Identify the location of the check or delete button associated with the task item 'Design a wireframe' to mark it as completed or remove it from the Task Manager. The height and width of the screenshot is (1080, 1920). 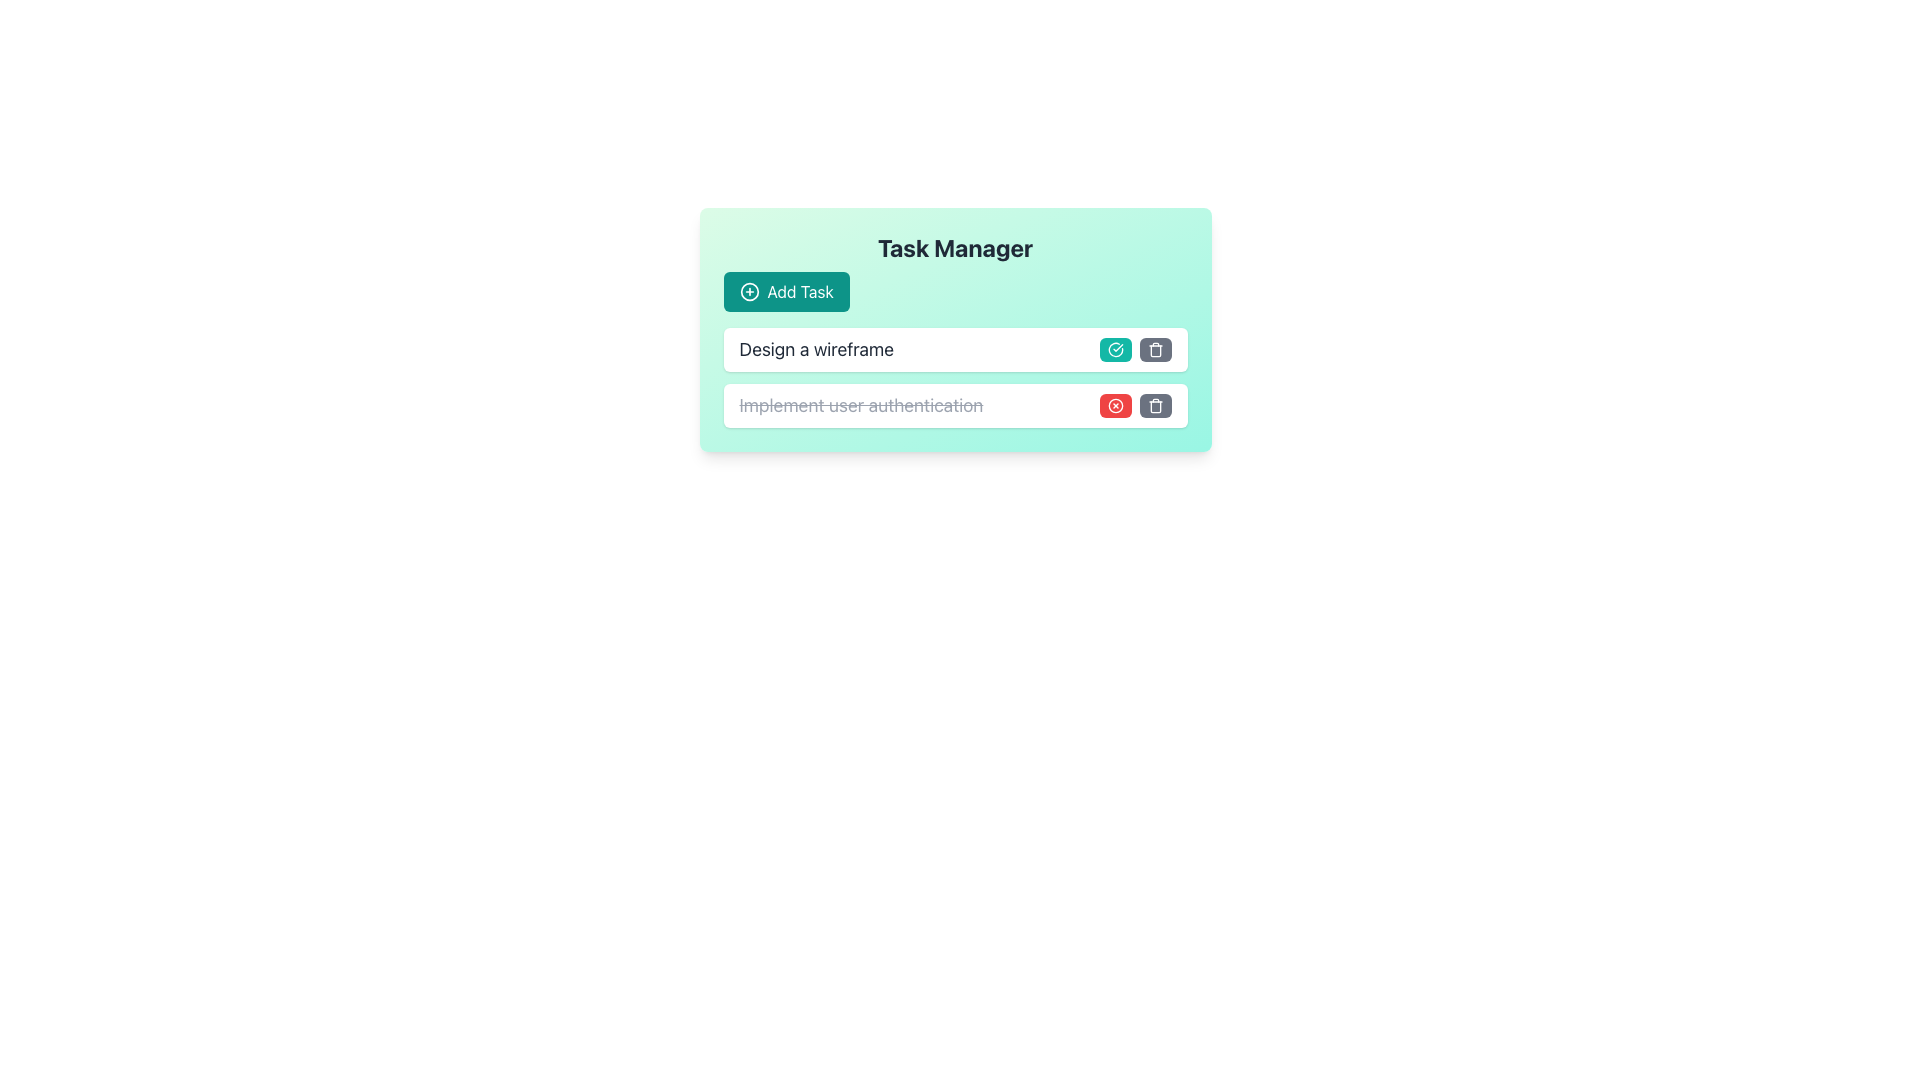
(954, 378).